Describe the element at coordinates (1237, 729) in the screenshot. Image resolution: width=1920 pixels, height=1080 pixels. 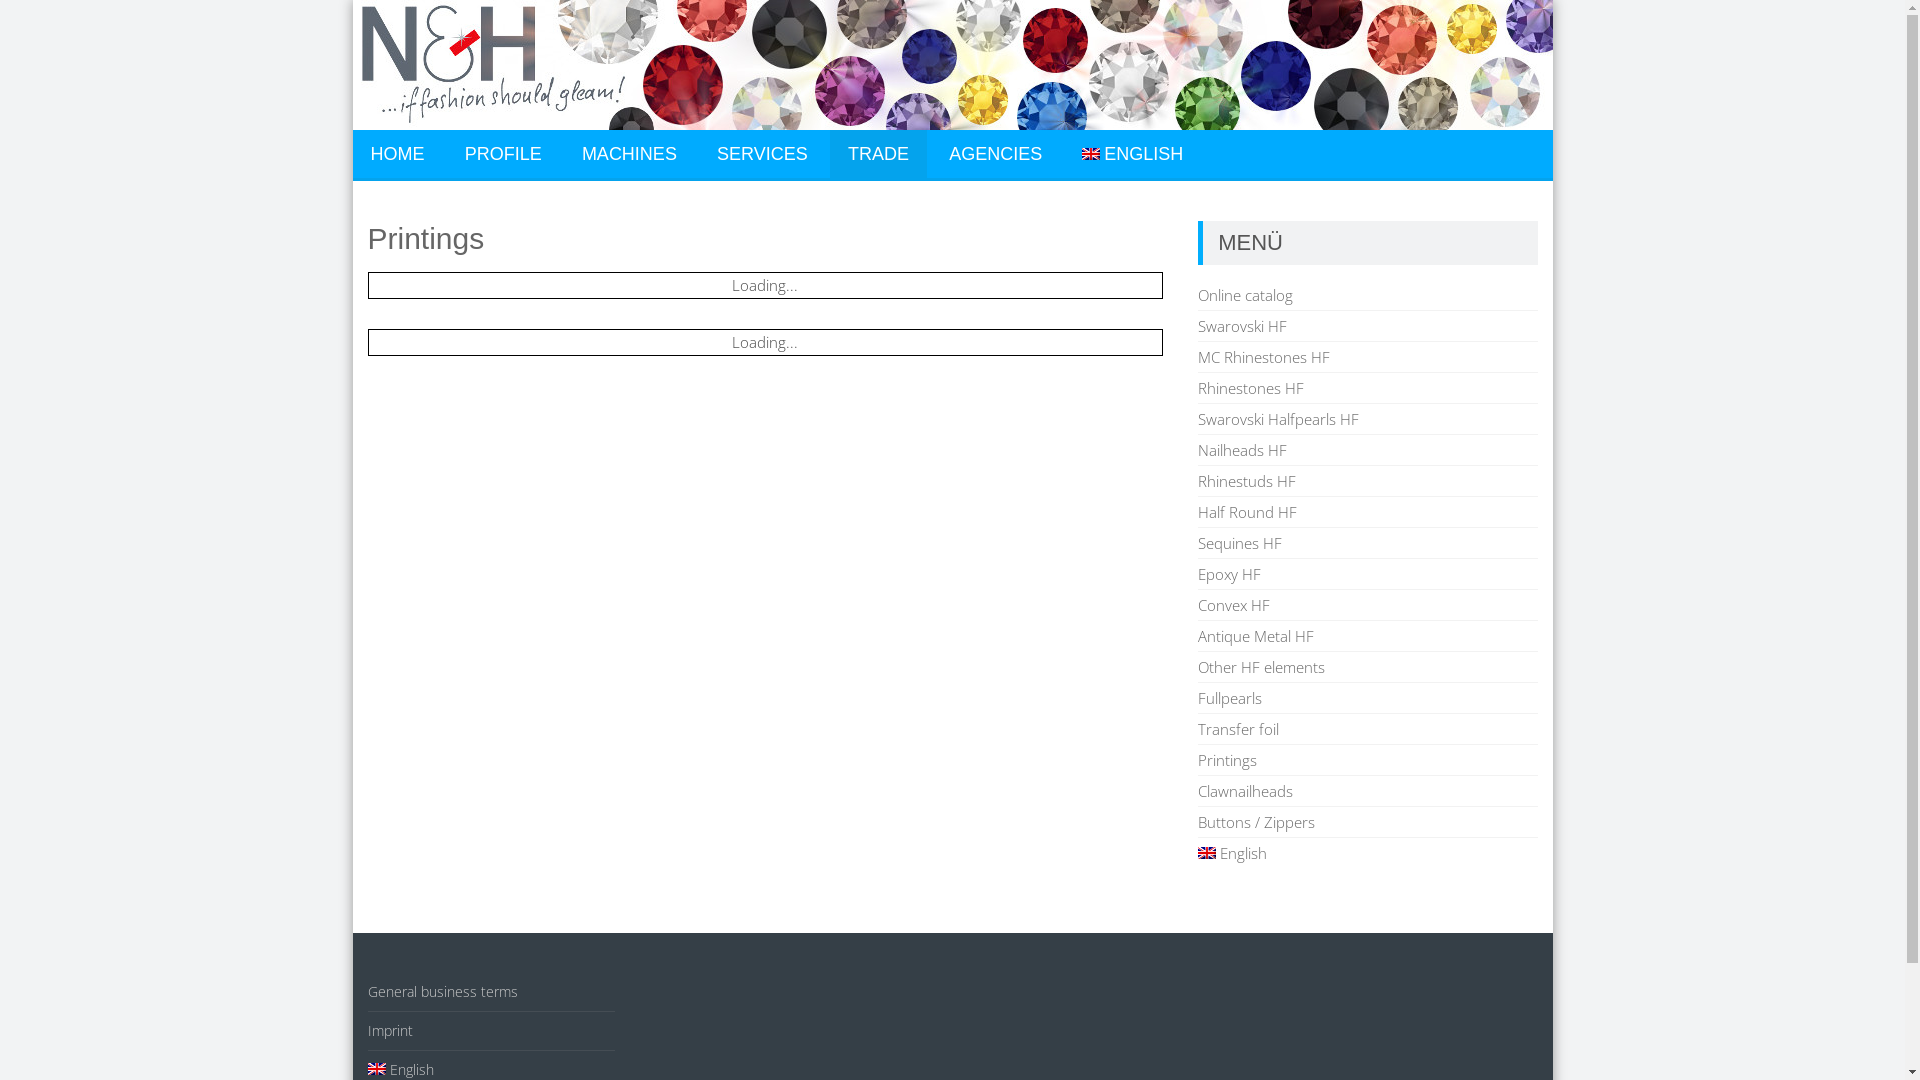
I see `'Transfer foil'` at that location.